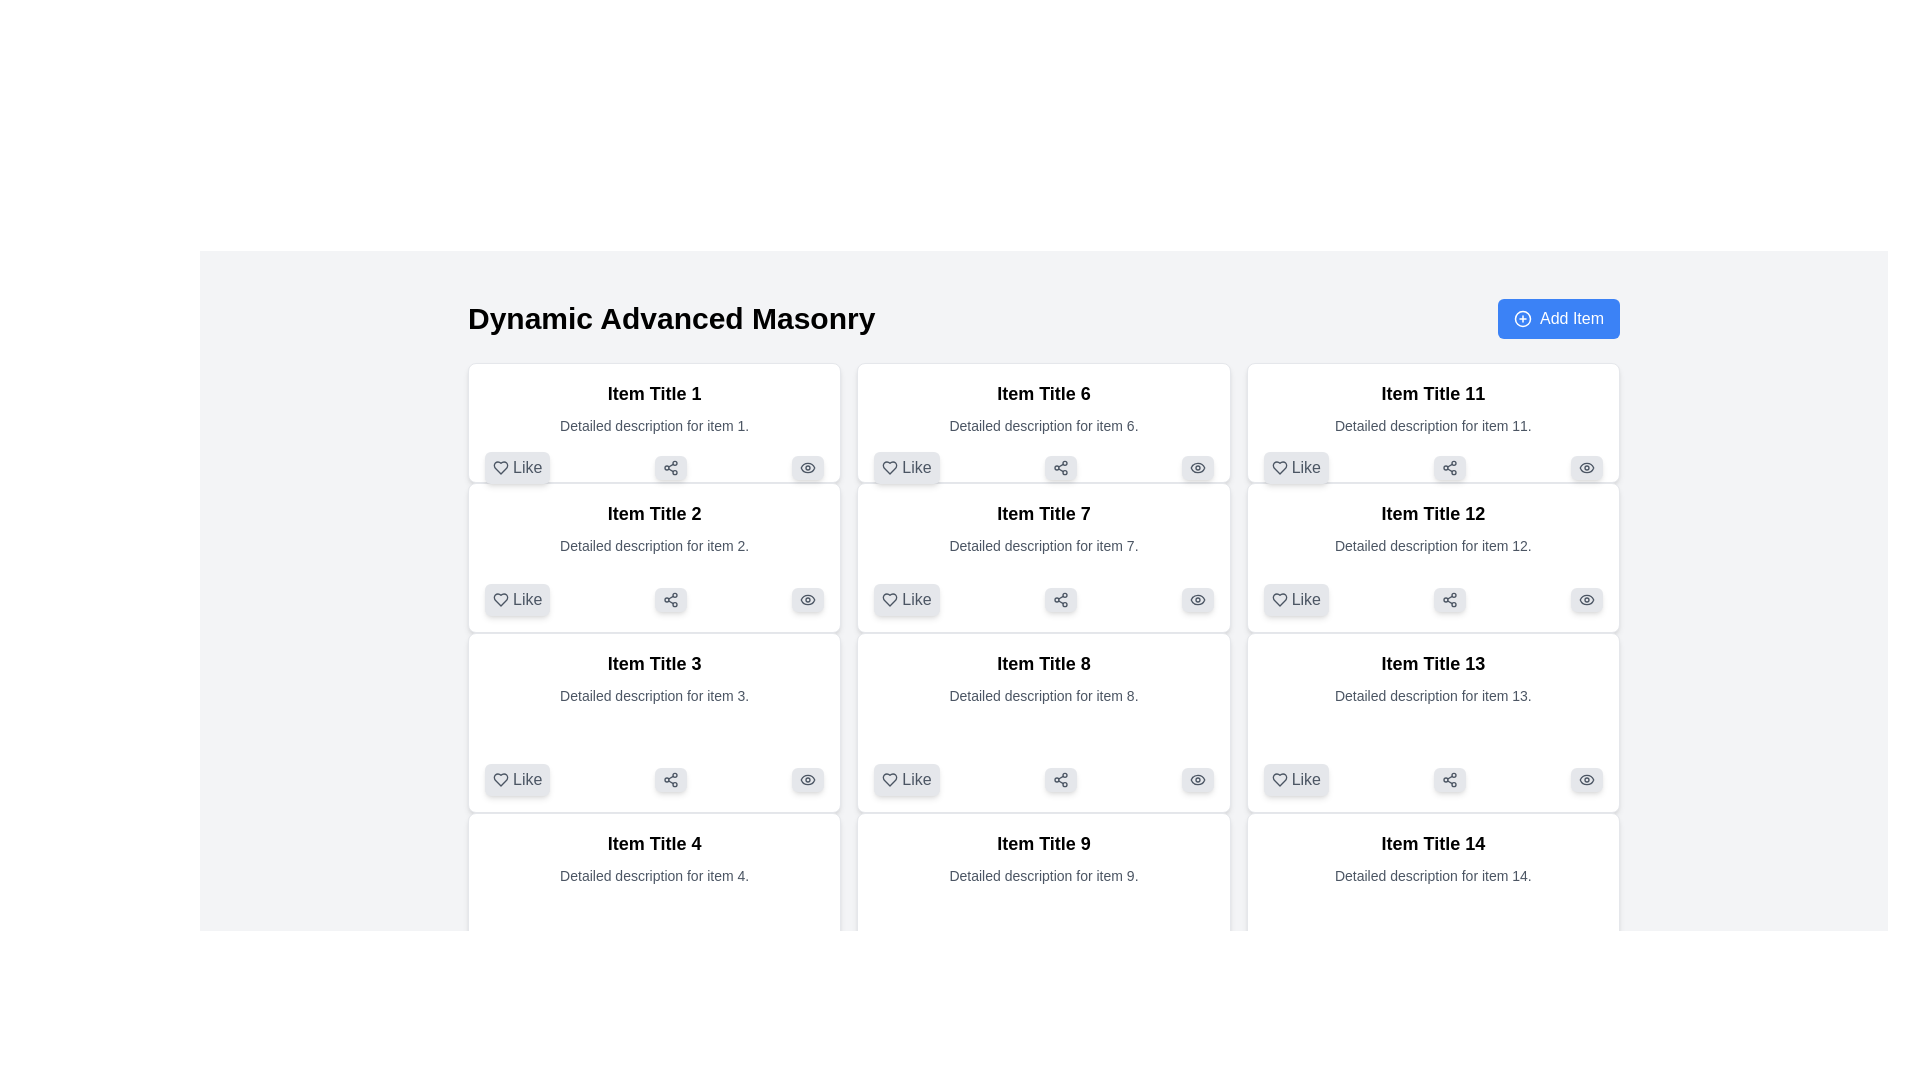 The height and width of the screenshot is (1080, 1920). Describe the element at coordinates (1432, 844) in the screenshot. I see `the static text element that serves as the title for 'Item 14', which is located at the top of its item card in the fourth column of the bottom row of the grid layout` at that location.